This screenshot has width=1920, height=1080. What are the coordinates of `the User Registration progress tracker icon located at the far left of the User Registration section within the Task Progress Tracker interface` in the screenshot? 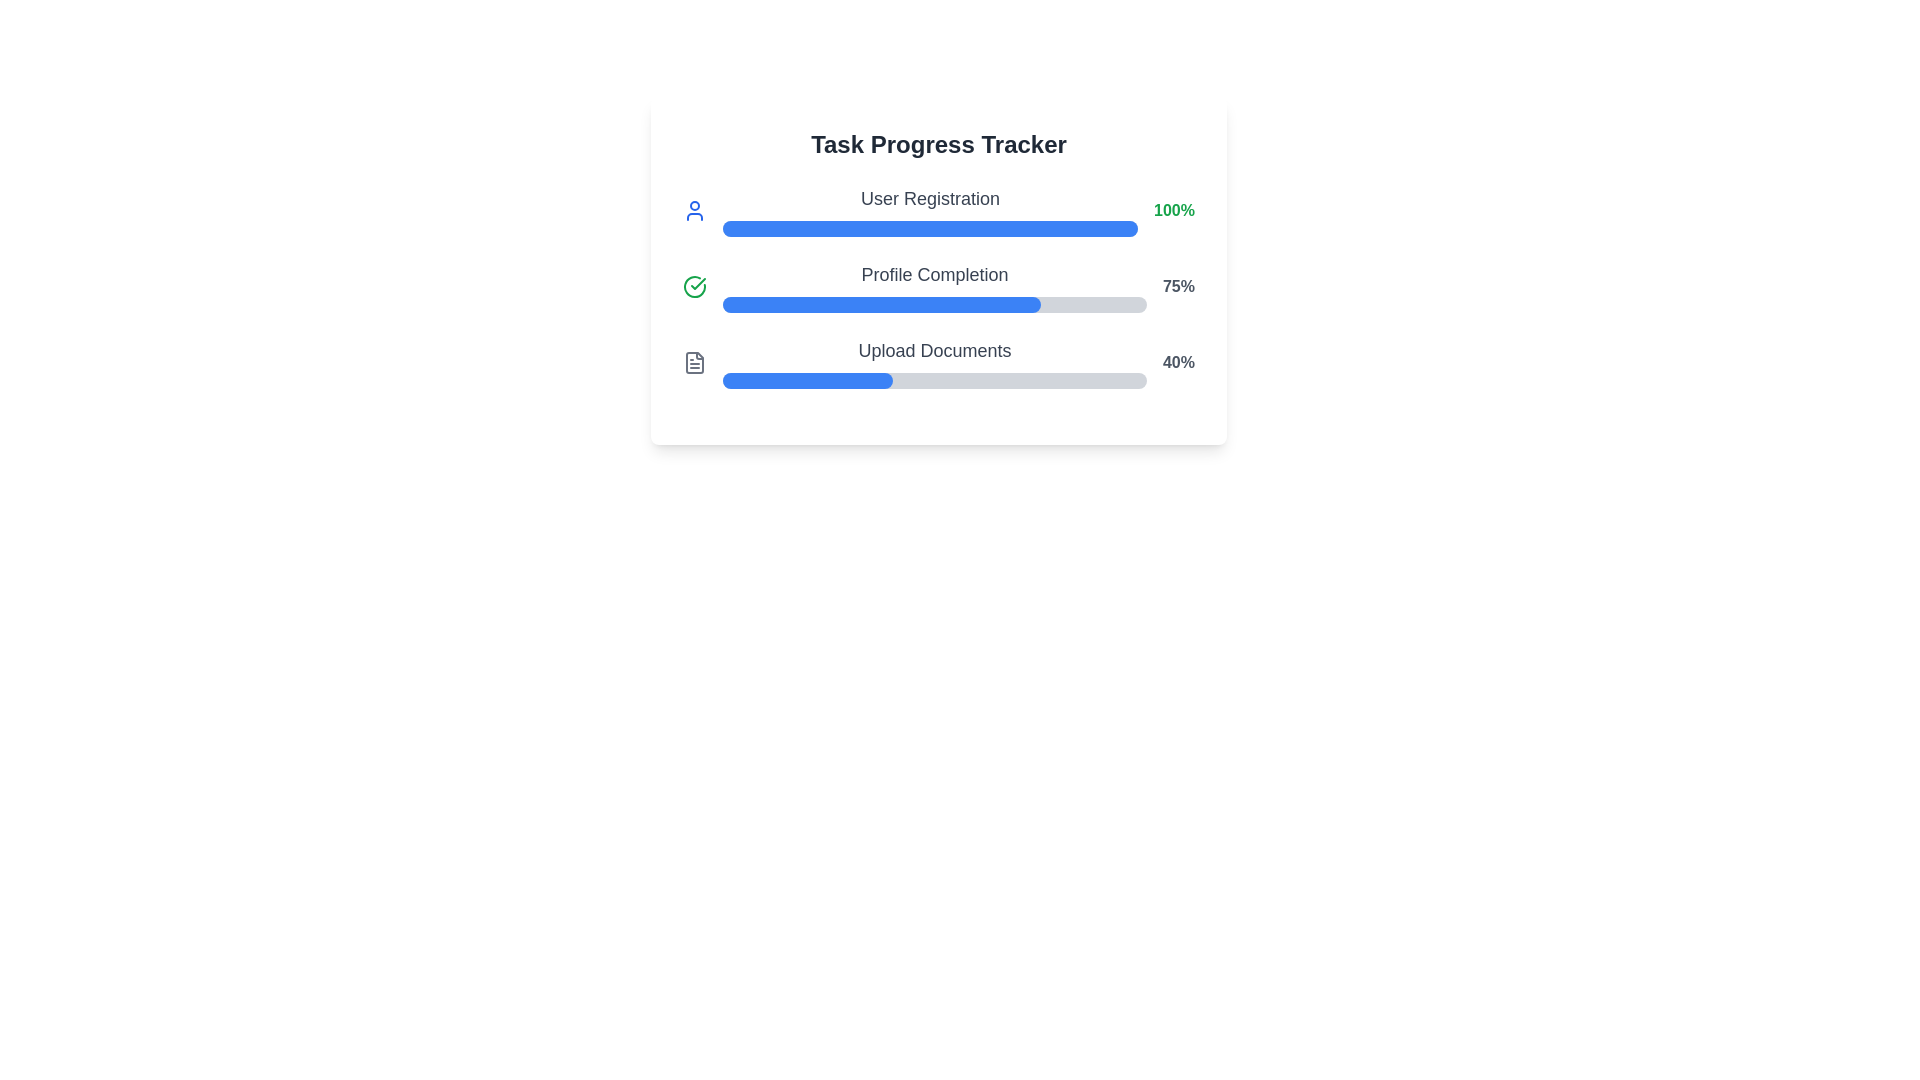 It's located at (695, 211).